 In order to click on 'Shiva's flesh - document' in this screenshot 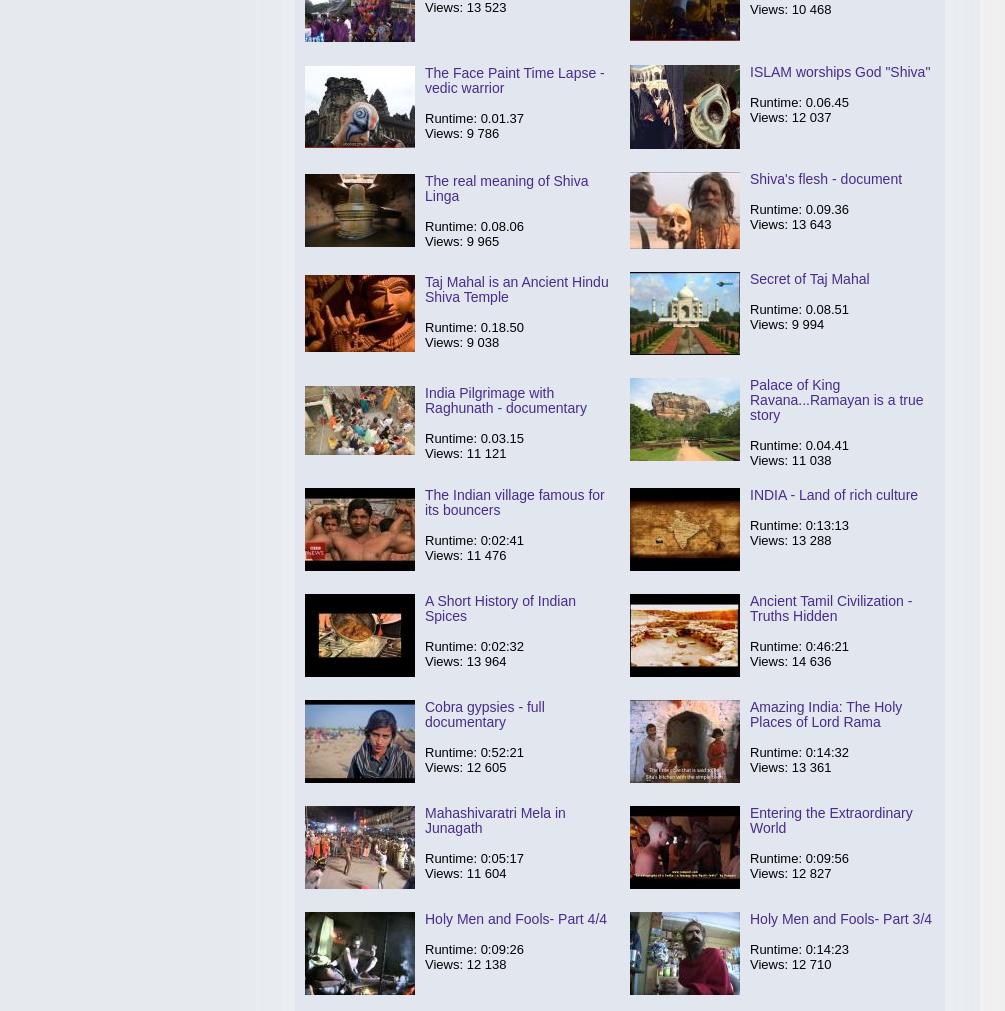, I will do `click(826, 179)`.